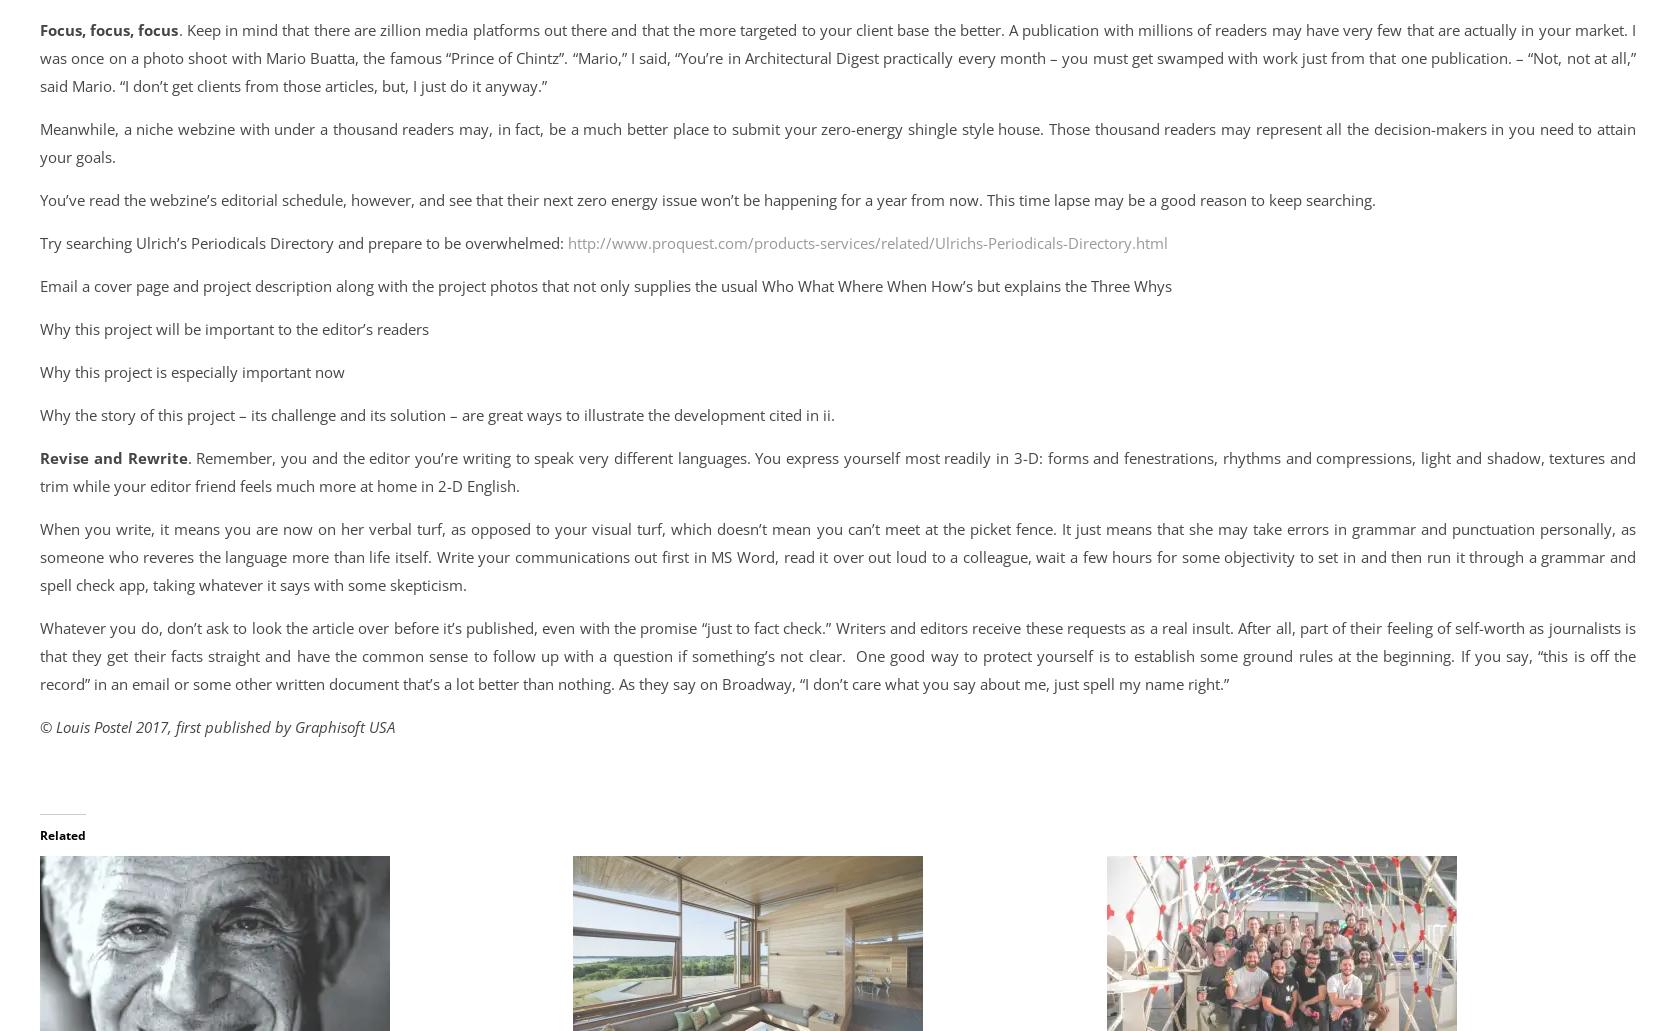  Describe the element at coordinates (838, 471) in the screenshot. I see `'. Remember, you and the editor you’re writing to speak very different languages. You express yourself most readily in 3-D: forms and fenestrations, rhythms and compressions, light and shadow, textures and trim while your editor friend feels much more at home in 2-D English.'` at that location.